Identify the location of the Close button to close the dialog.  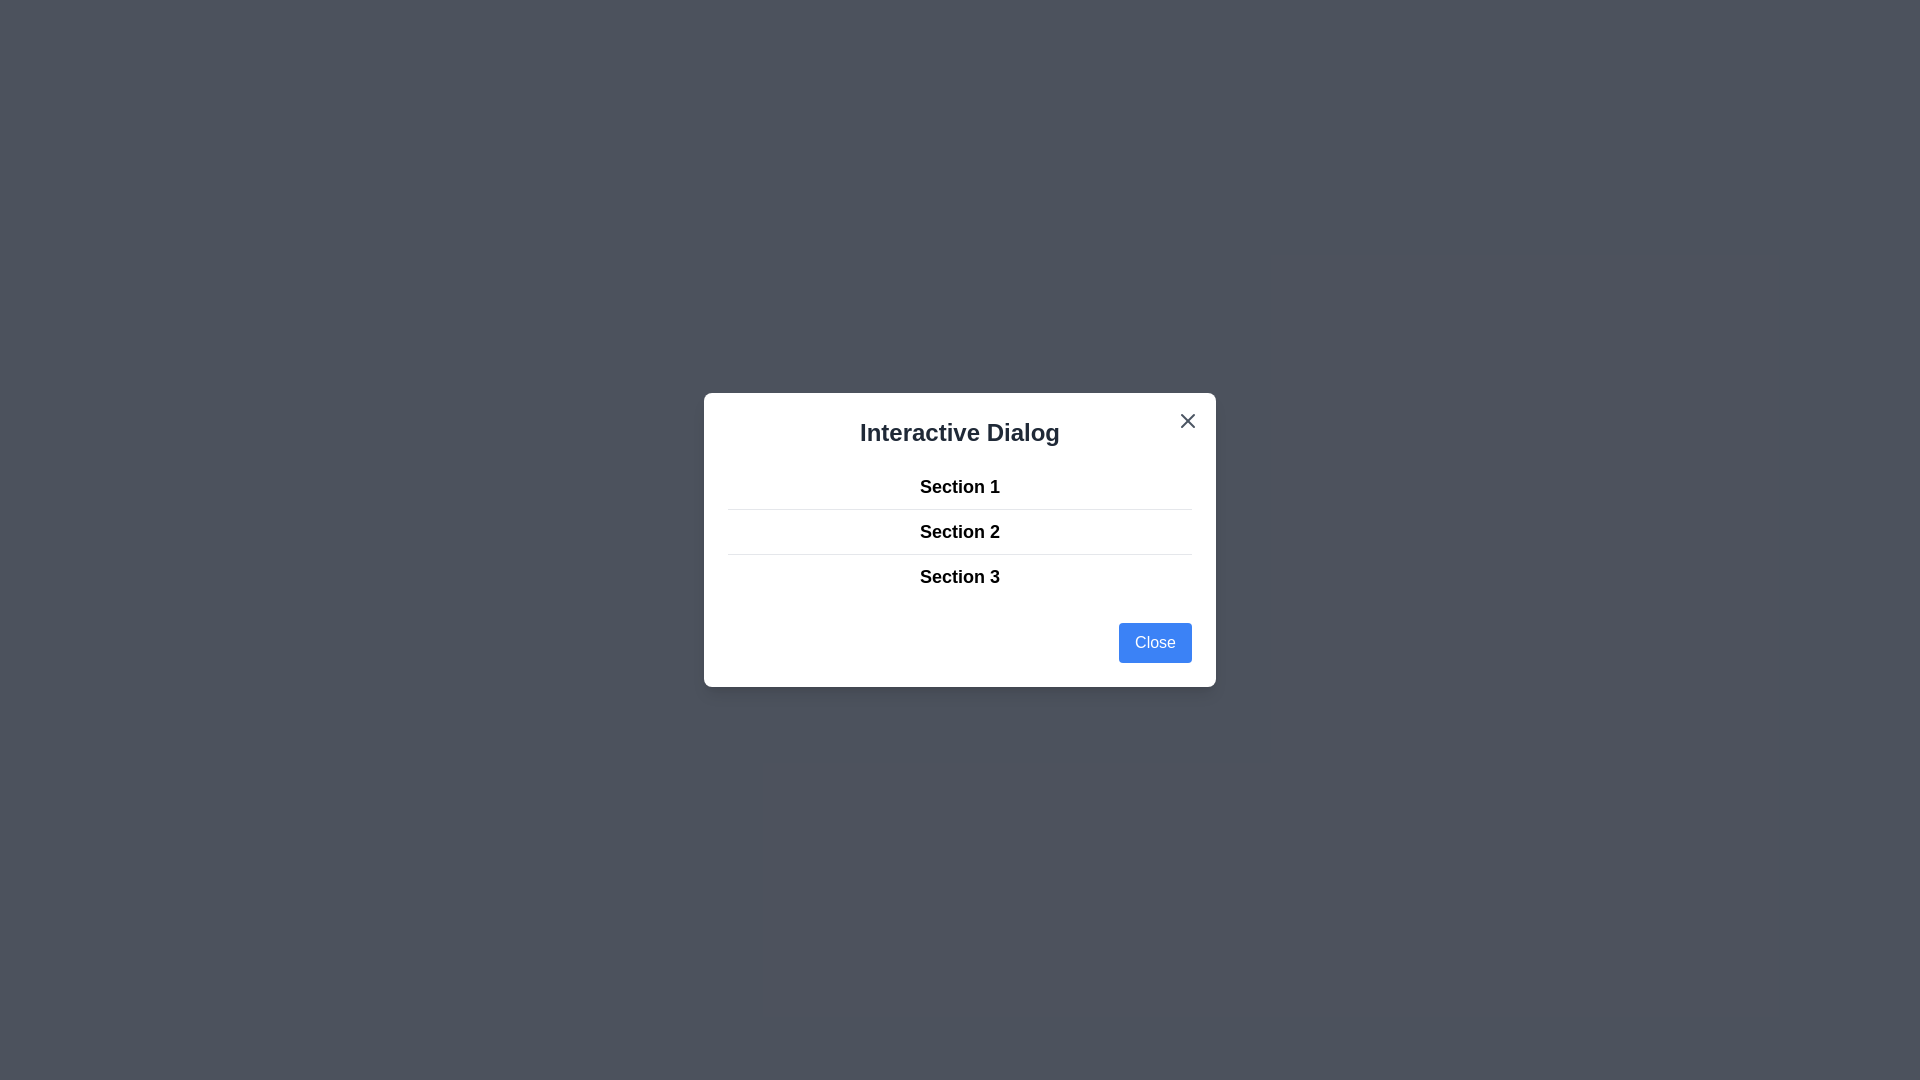
(1155, 643).